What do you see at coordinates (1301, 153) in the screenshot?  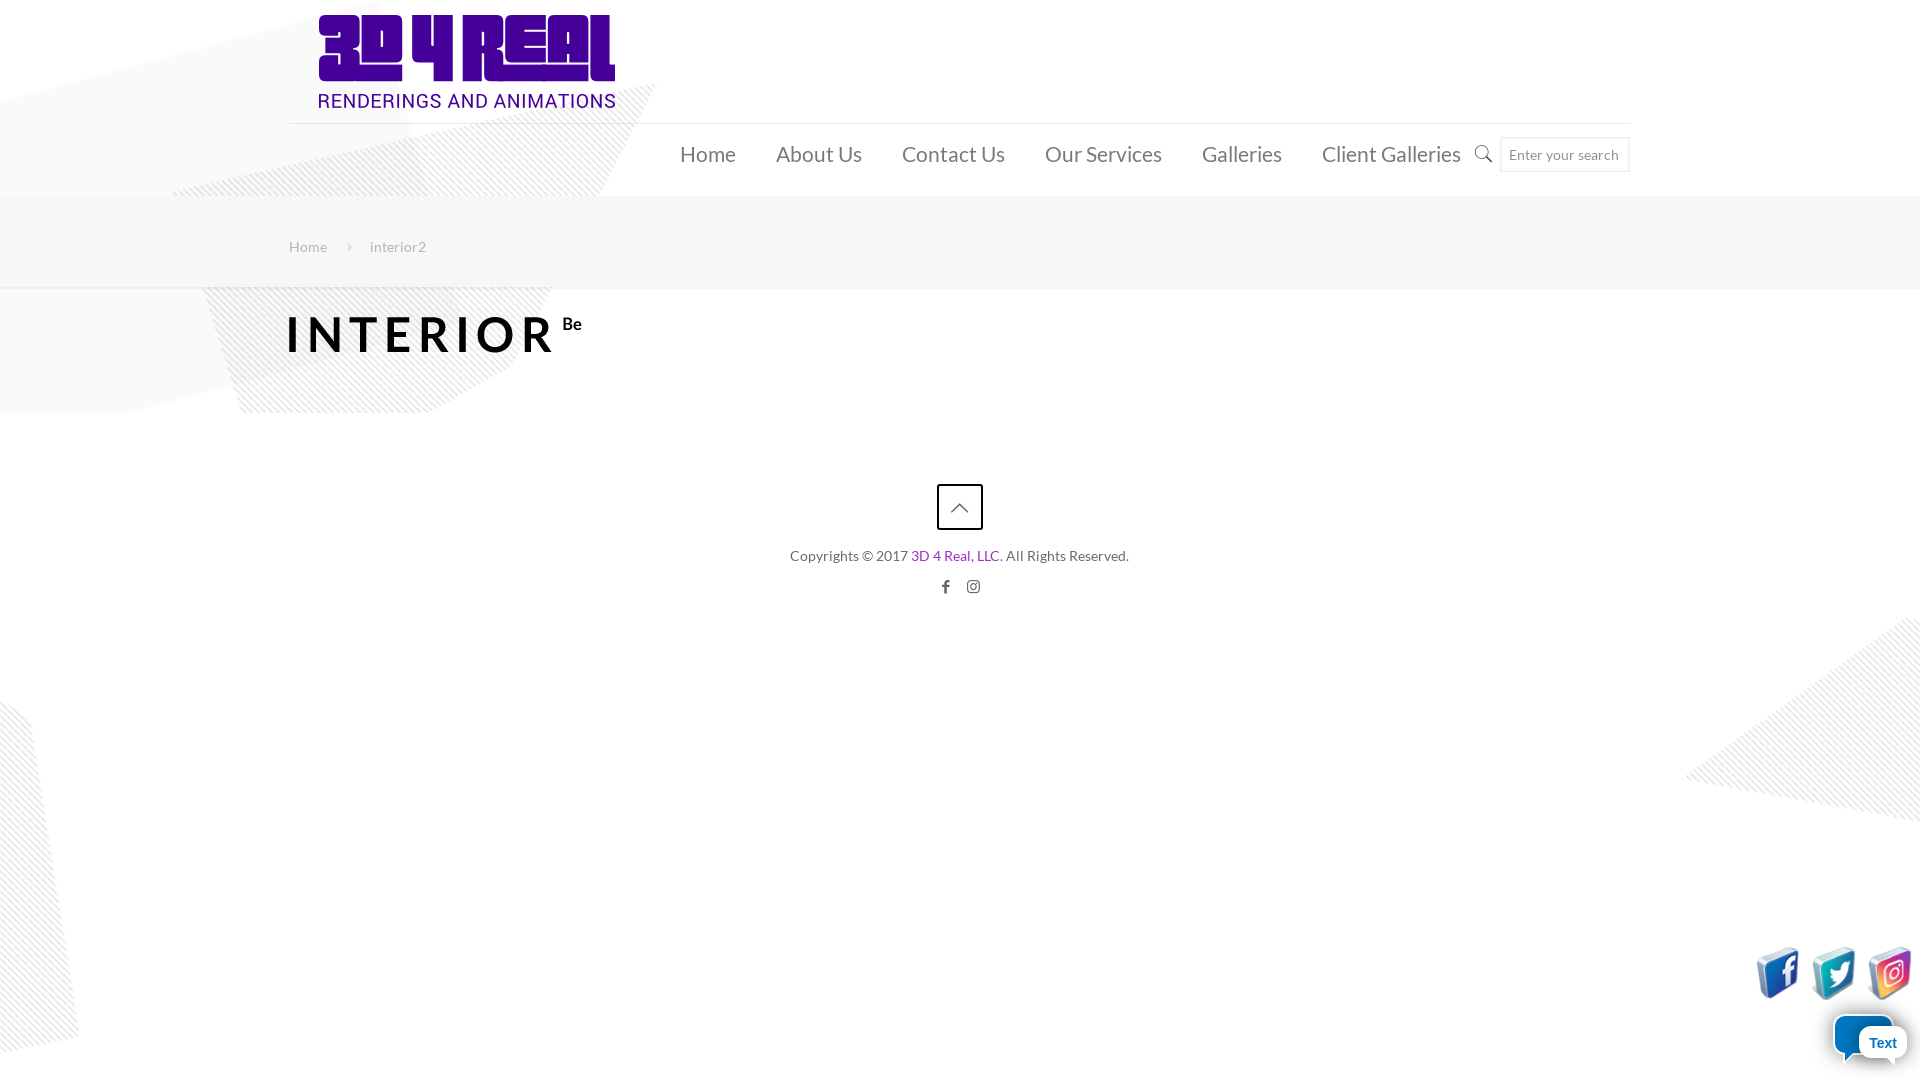 I see `'Client Galleries'` at bounding box center [1301, 153].